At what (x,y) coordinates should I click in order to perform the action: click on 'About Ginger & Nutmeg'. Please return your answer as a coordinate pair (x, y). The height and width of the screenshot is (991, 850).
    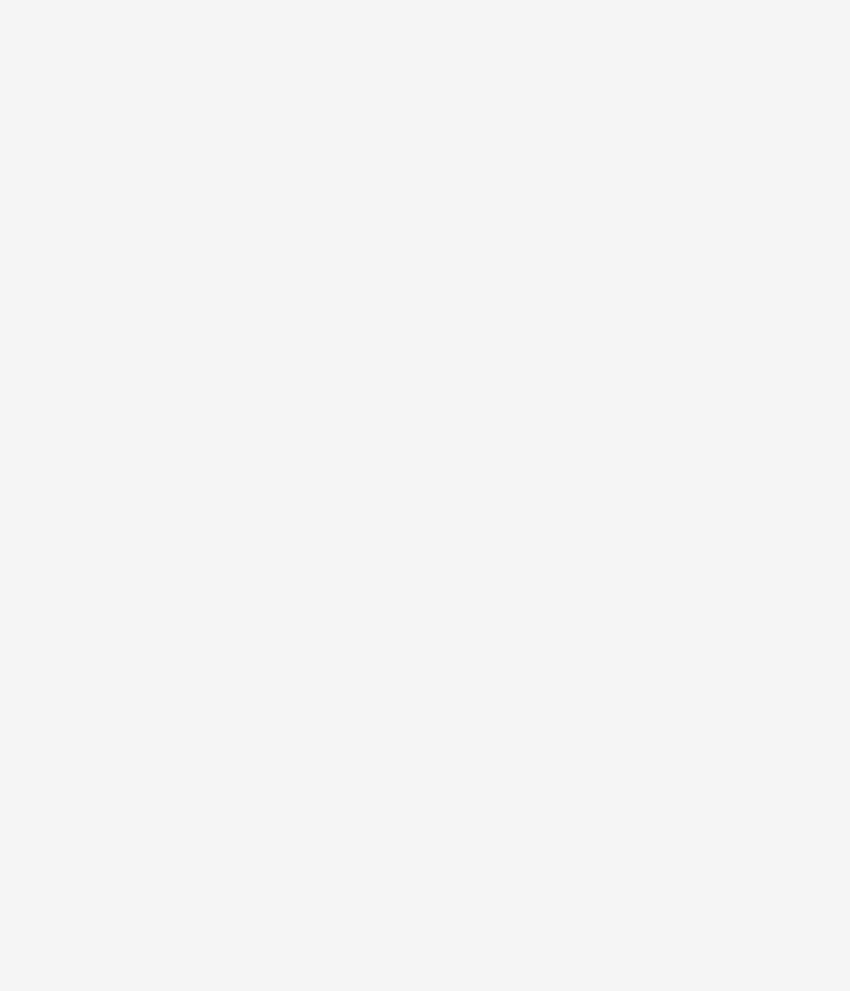
    Looking at the image, I should click on (65, 803).